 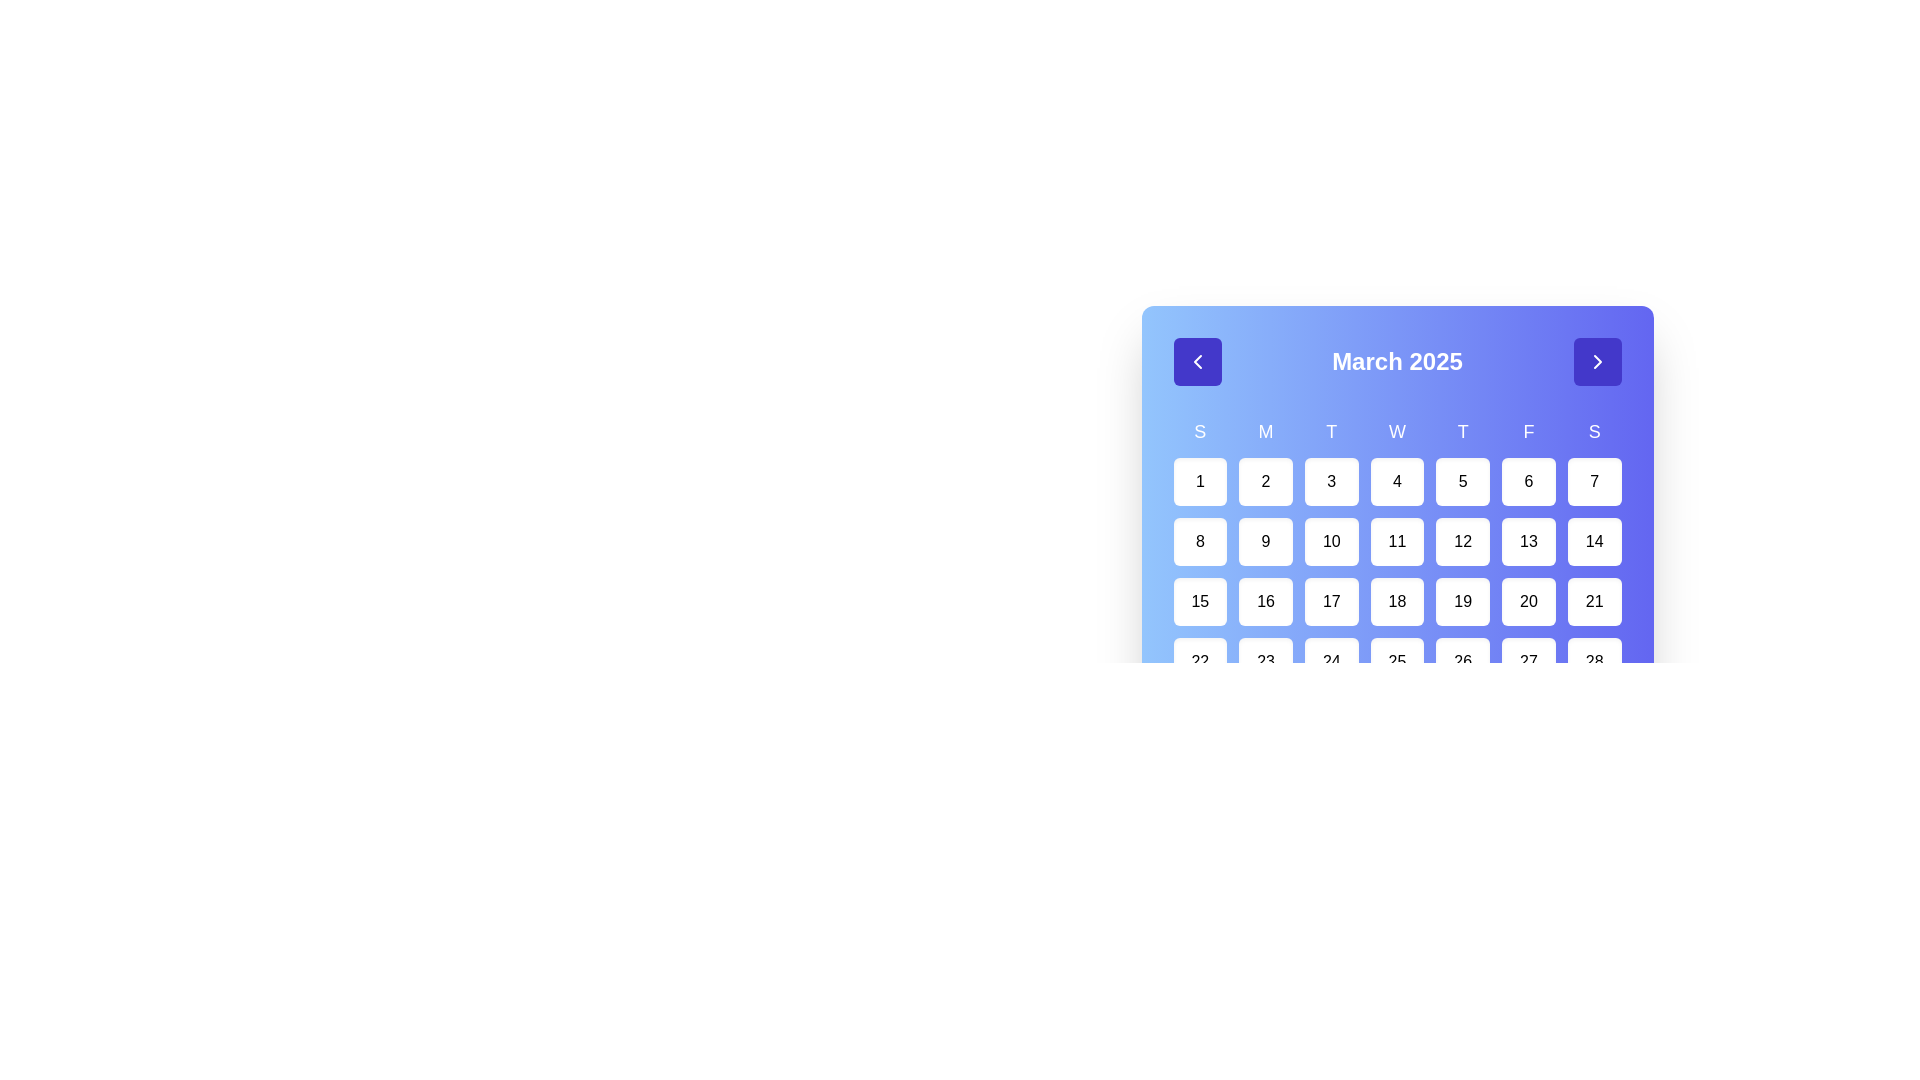 I want to click on the button displaying the number '8' in a bold font, located in the second row and first column of the calendar grid, so click(x=1200, y=542).